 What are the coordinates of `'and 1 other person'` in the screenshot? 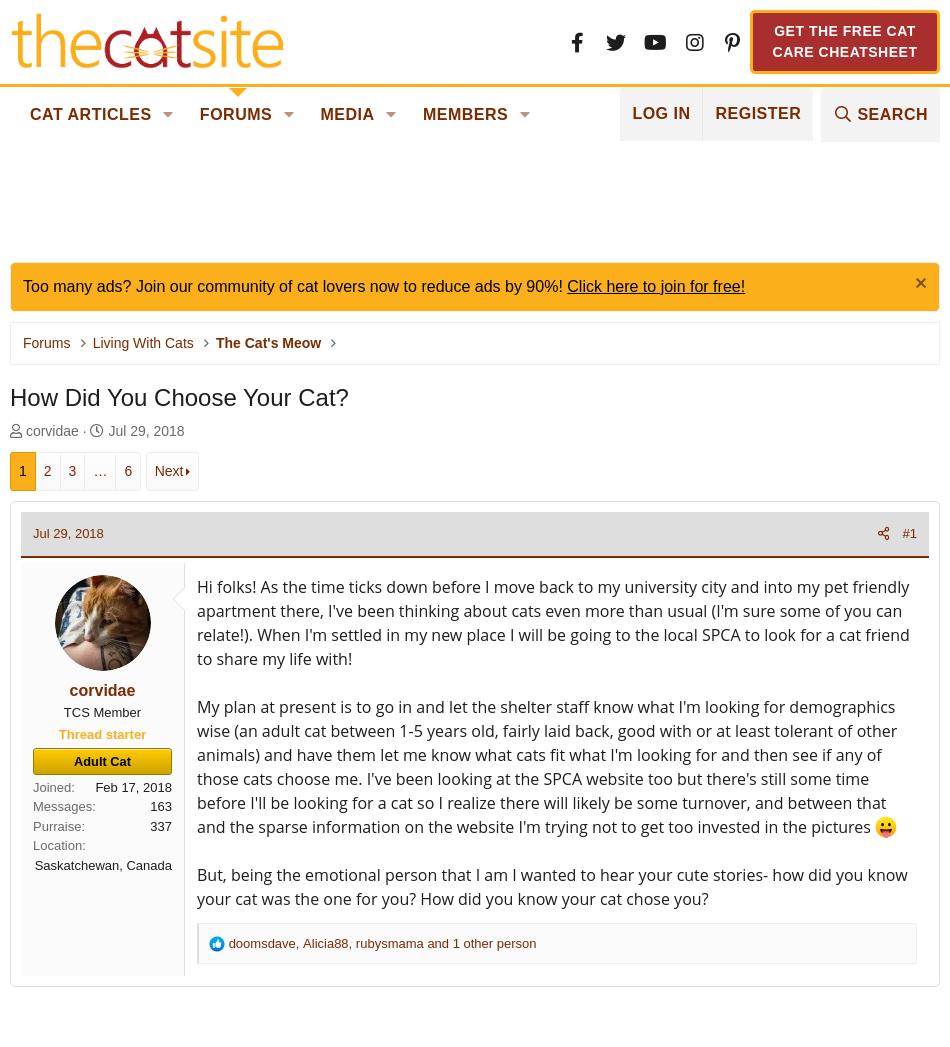 It's located at (479, 942).